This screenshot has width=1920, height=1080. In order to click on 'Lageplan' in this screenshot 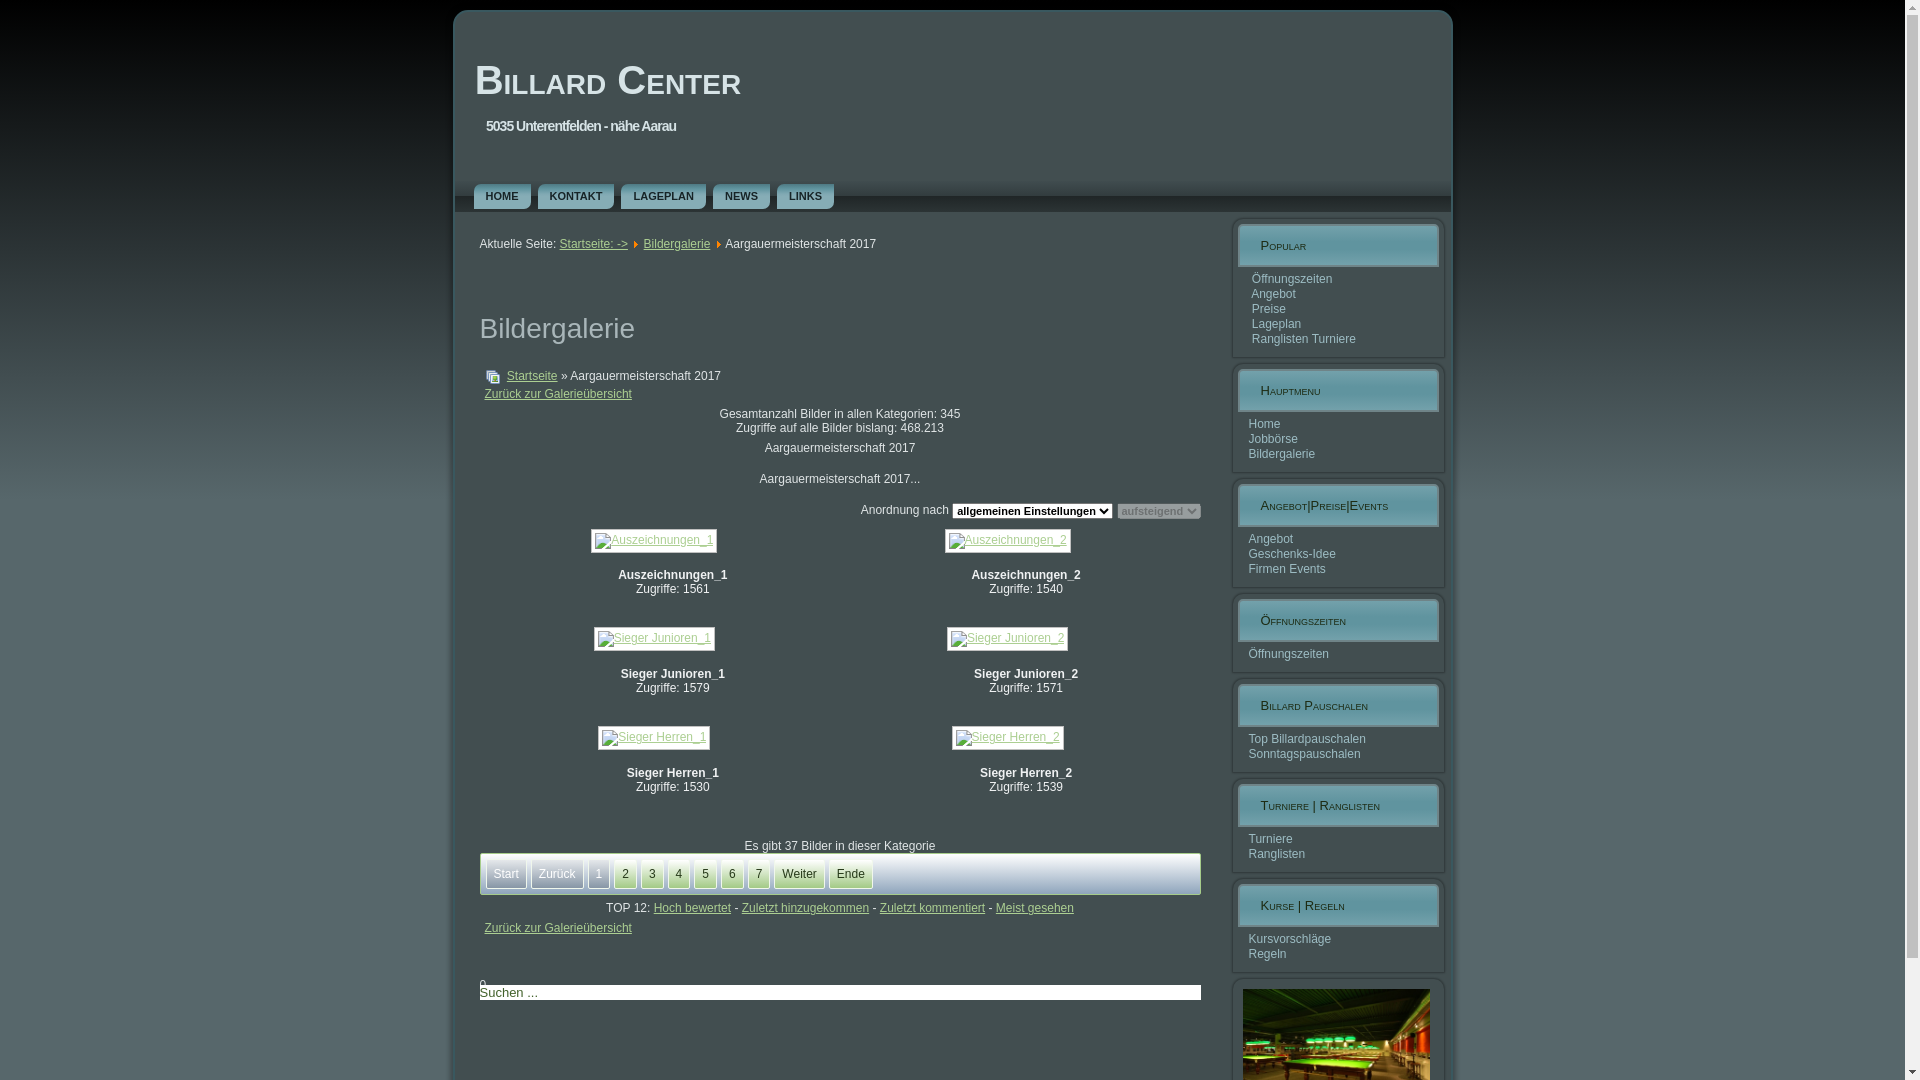, I will do `click(1251, 323)`.